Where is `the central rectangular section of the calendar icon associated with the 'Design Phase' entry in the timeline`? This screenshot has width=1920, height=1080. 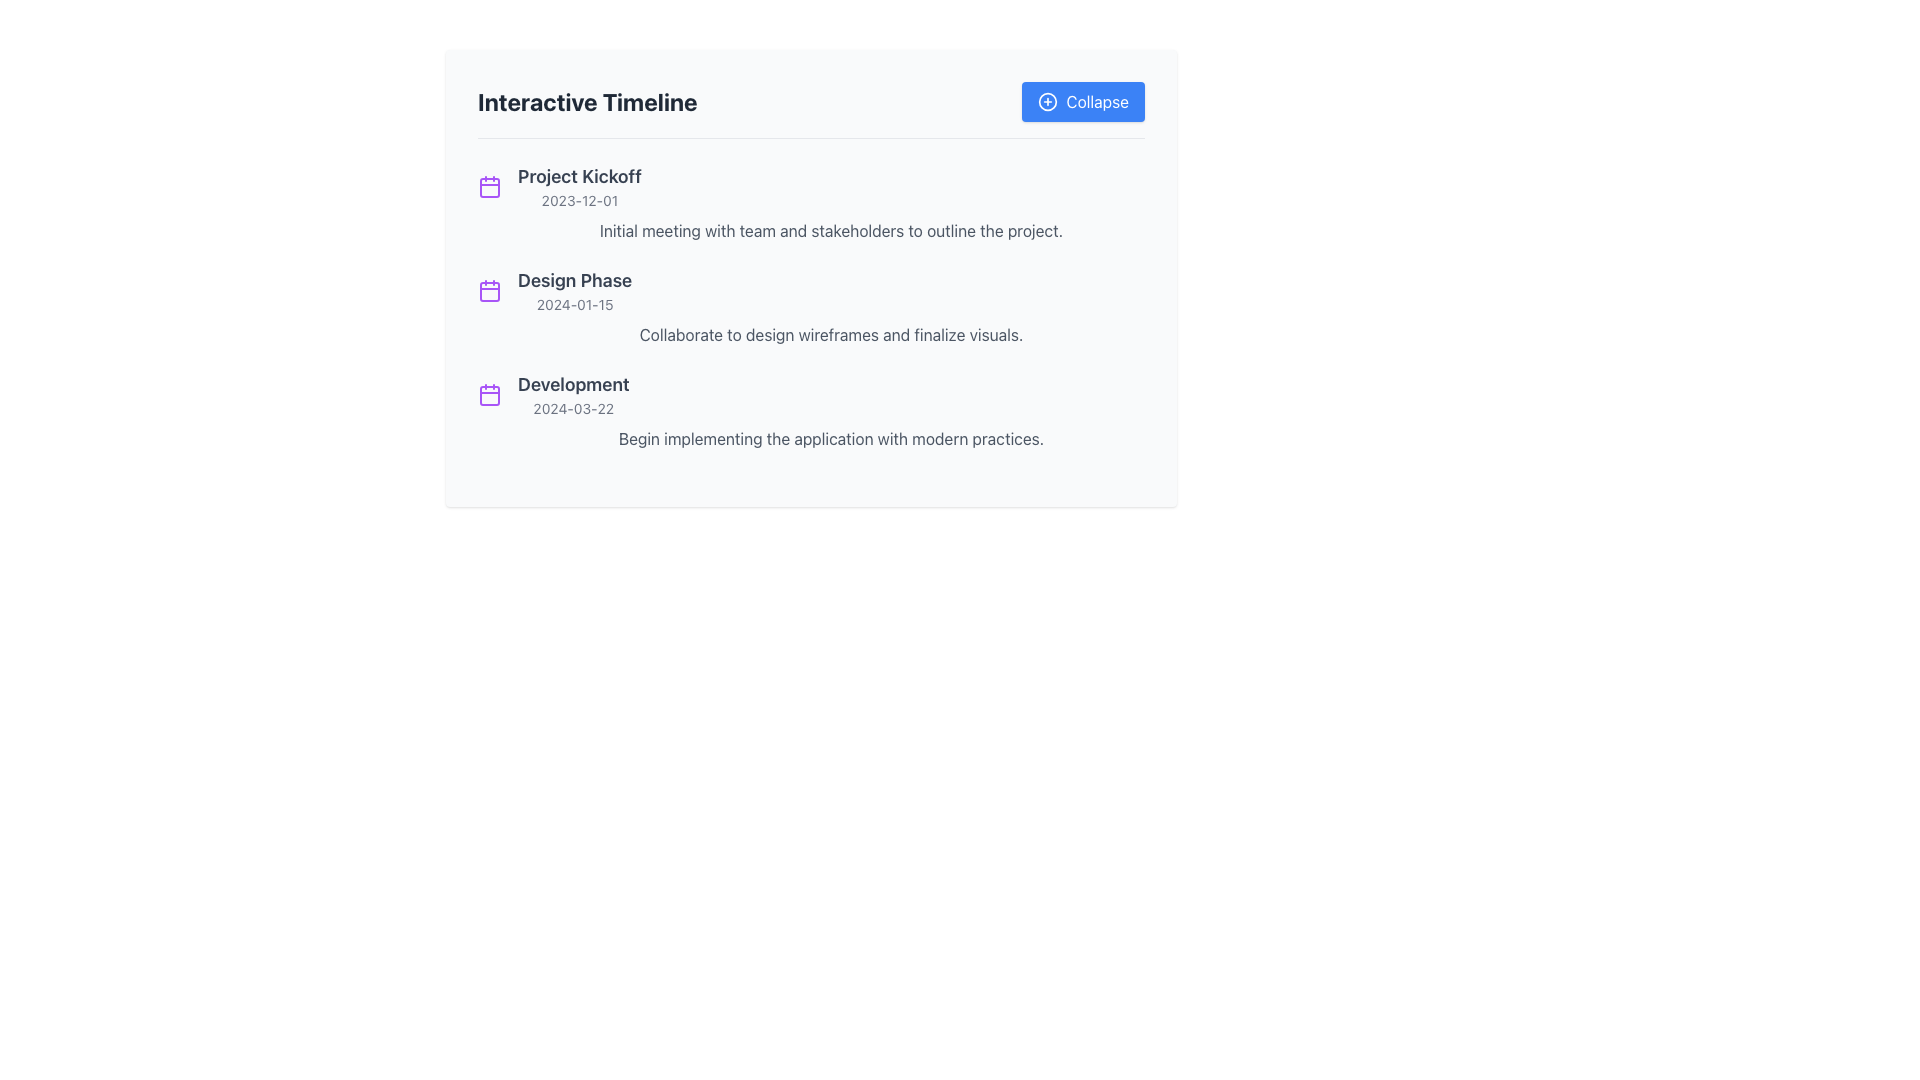 the central rectangular section of the calendar icon associated with the 'Design Phase' entry in the timeline is located at coordinates (489, 292).